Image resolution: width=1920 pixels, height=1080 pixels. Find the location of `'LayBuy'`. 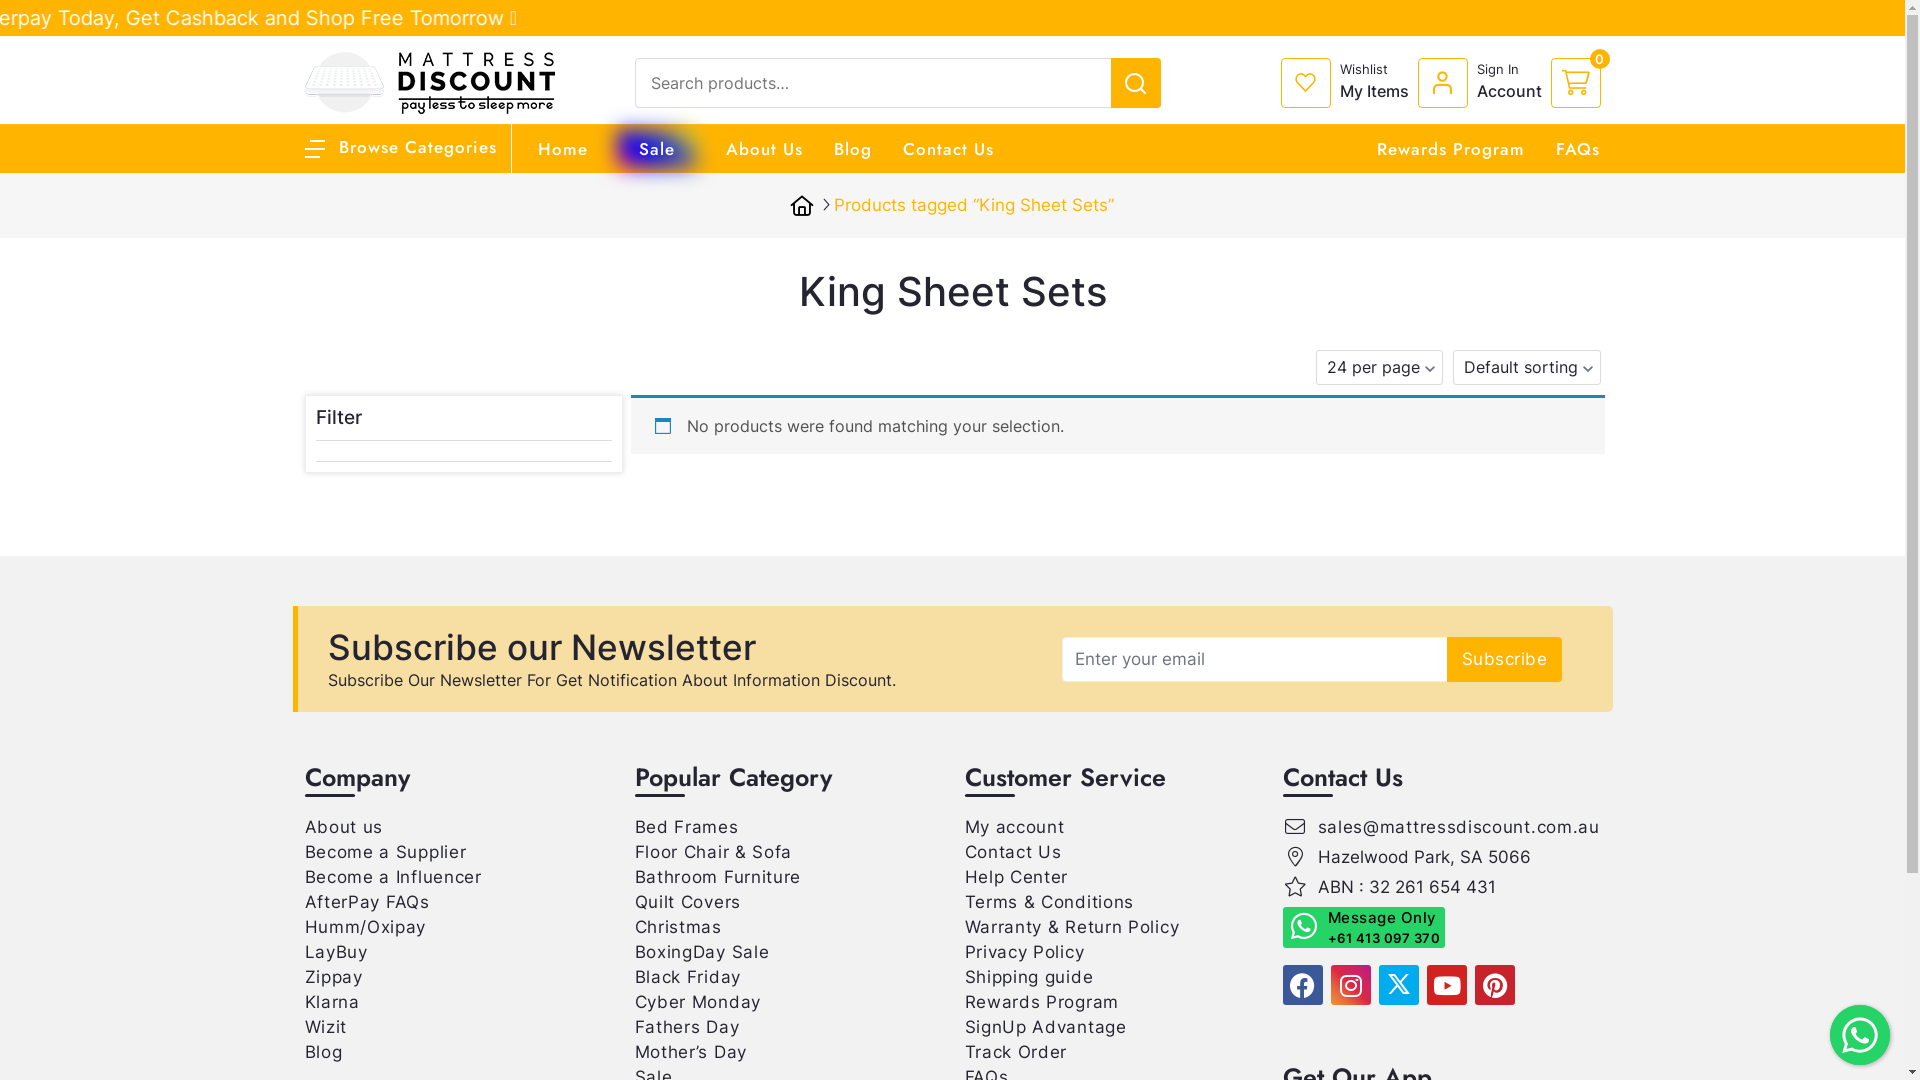

'LayBuy' is located at coordinates (335, 951).